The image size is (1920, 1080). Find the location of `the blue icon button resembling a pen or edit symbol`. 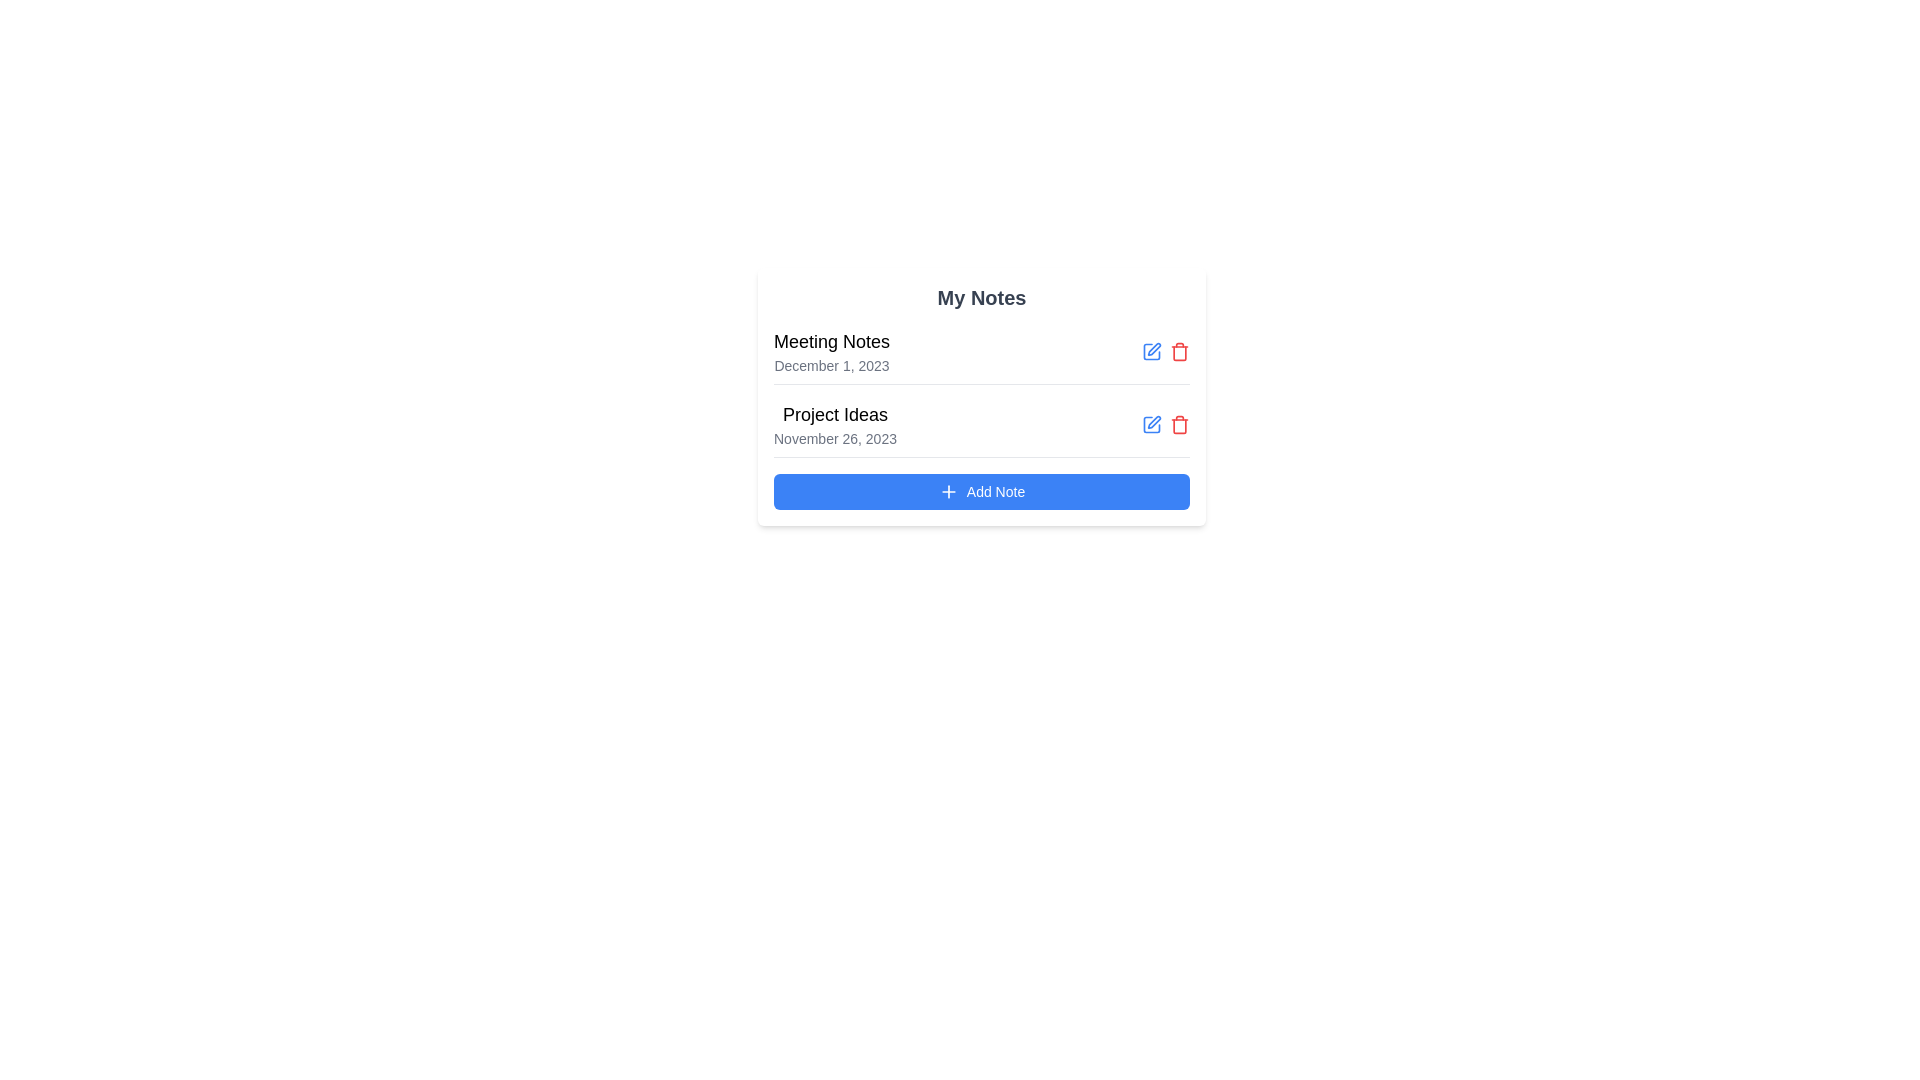

the blue icon button resembling a pen or edit symbol is located at coordinates (1152, 423).